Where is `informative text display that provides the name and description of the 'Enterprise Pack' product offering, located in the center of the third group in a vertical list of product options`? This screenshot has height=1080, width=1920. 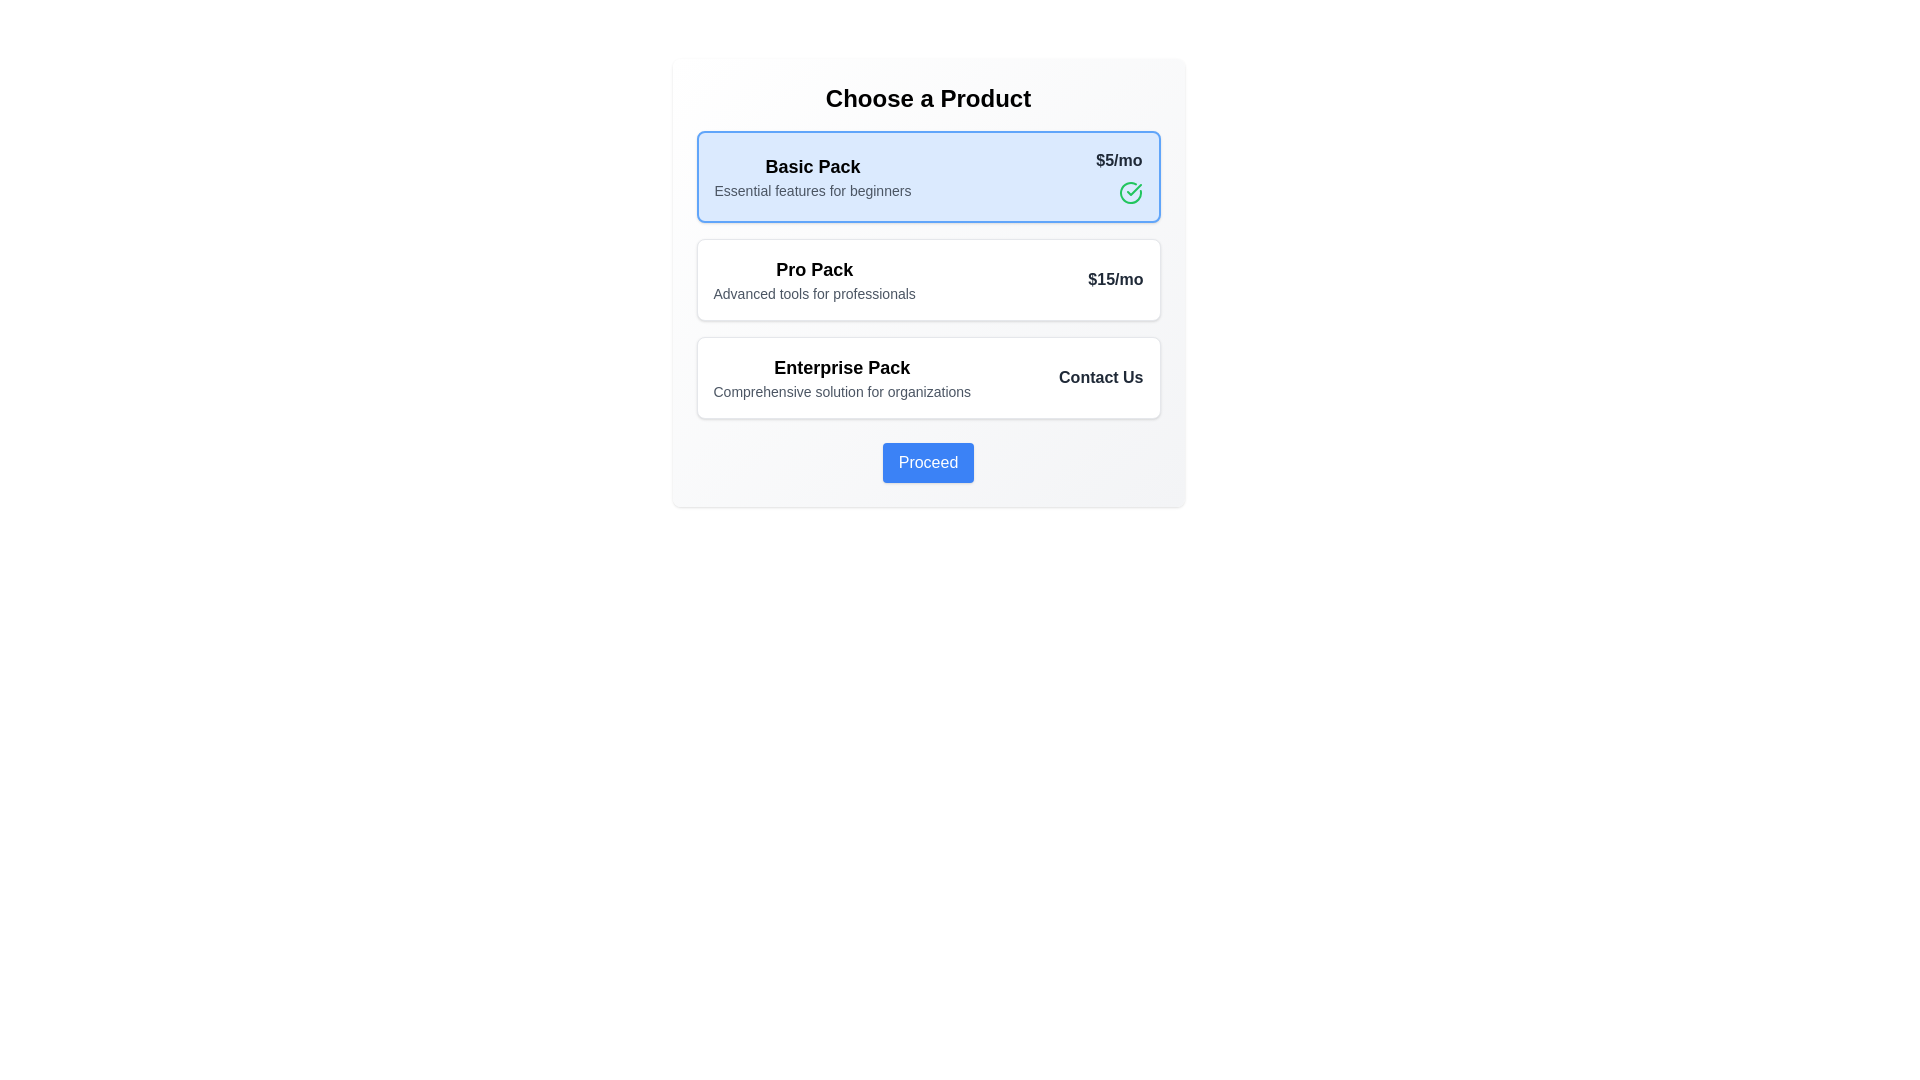 informative text display that provides the name and description of the 'Enterprise Pack' product offering, located in the center of the third group in a vertical list of product options is located at coordinates (842, 378).